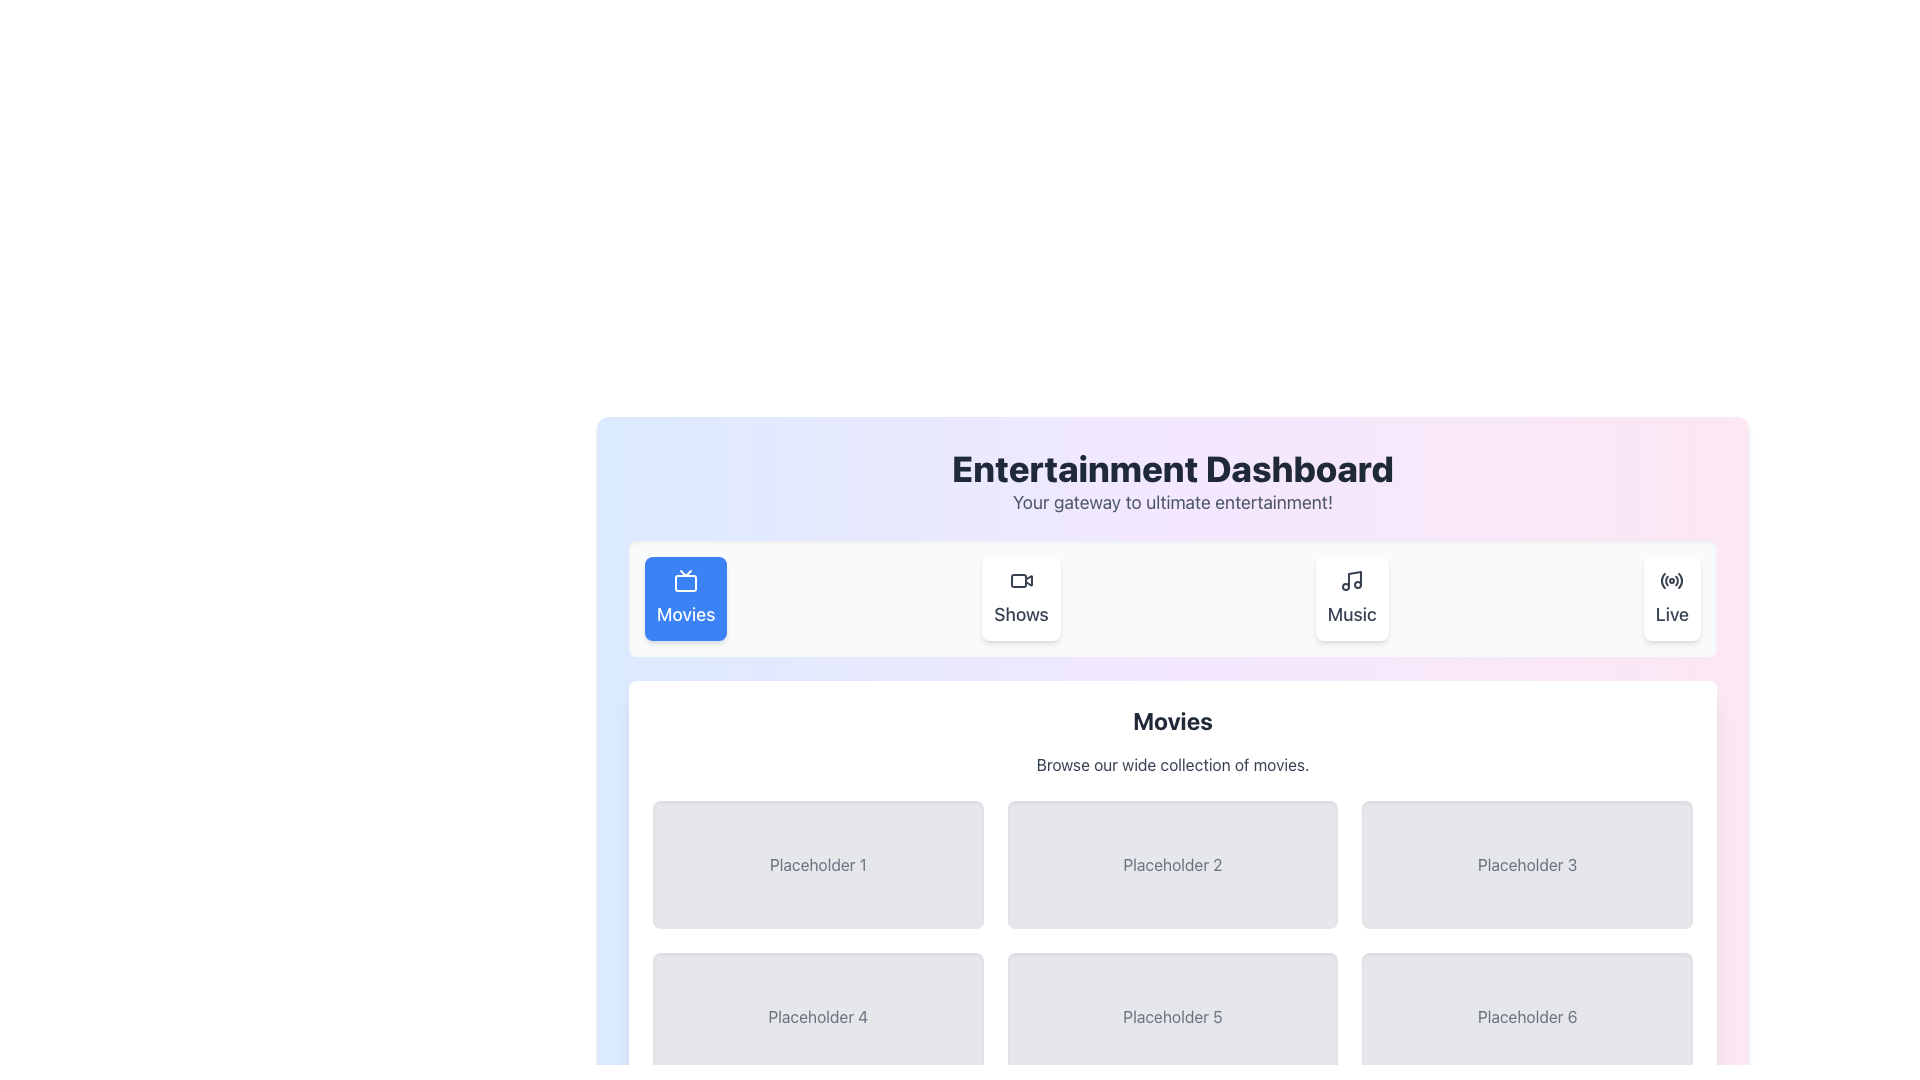  I want to click on the Placeholder box located, so click(818, 863).